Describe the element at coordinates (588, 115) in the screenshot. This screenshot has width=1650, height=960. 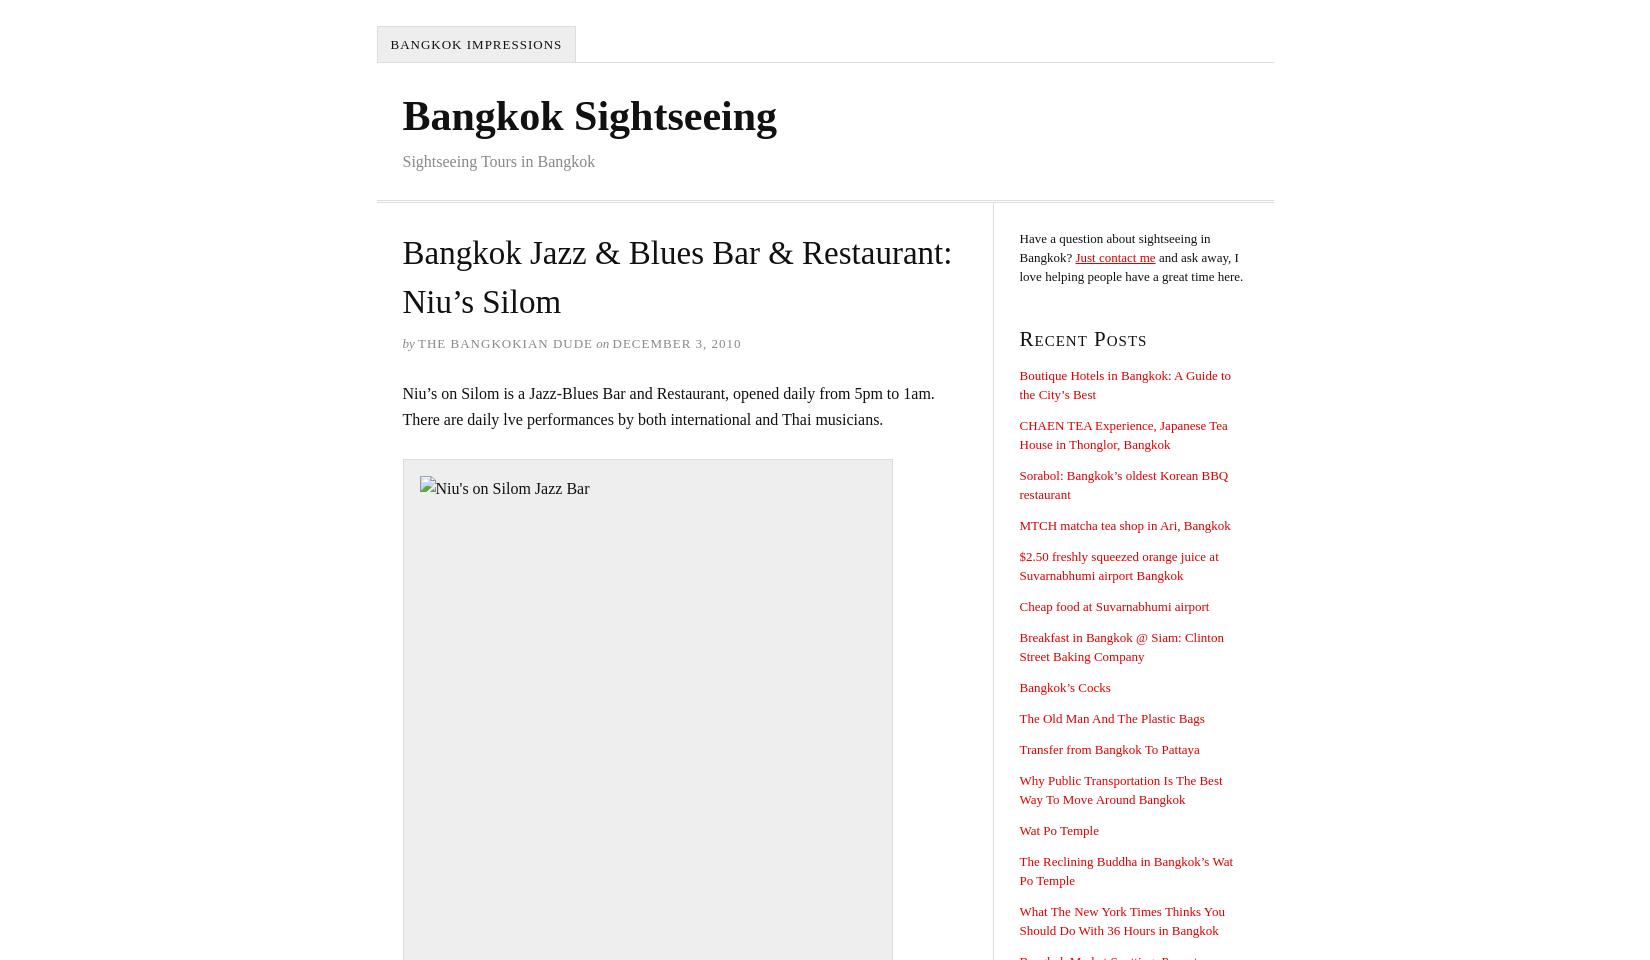
I see `'Bangkok Sightseeing'` at that location.